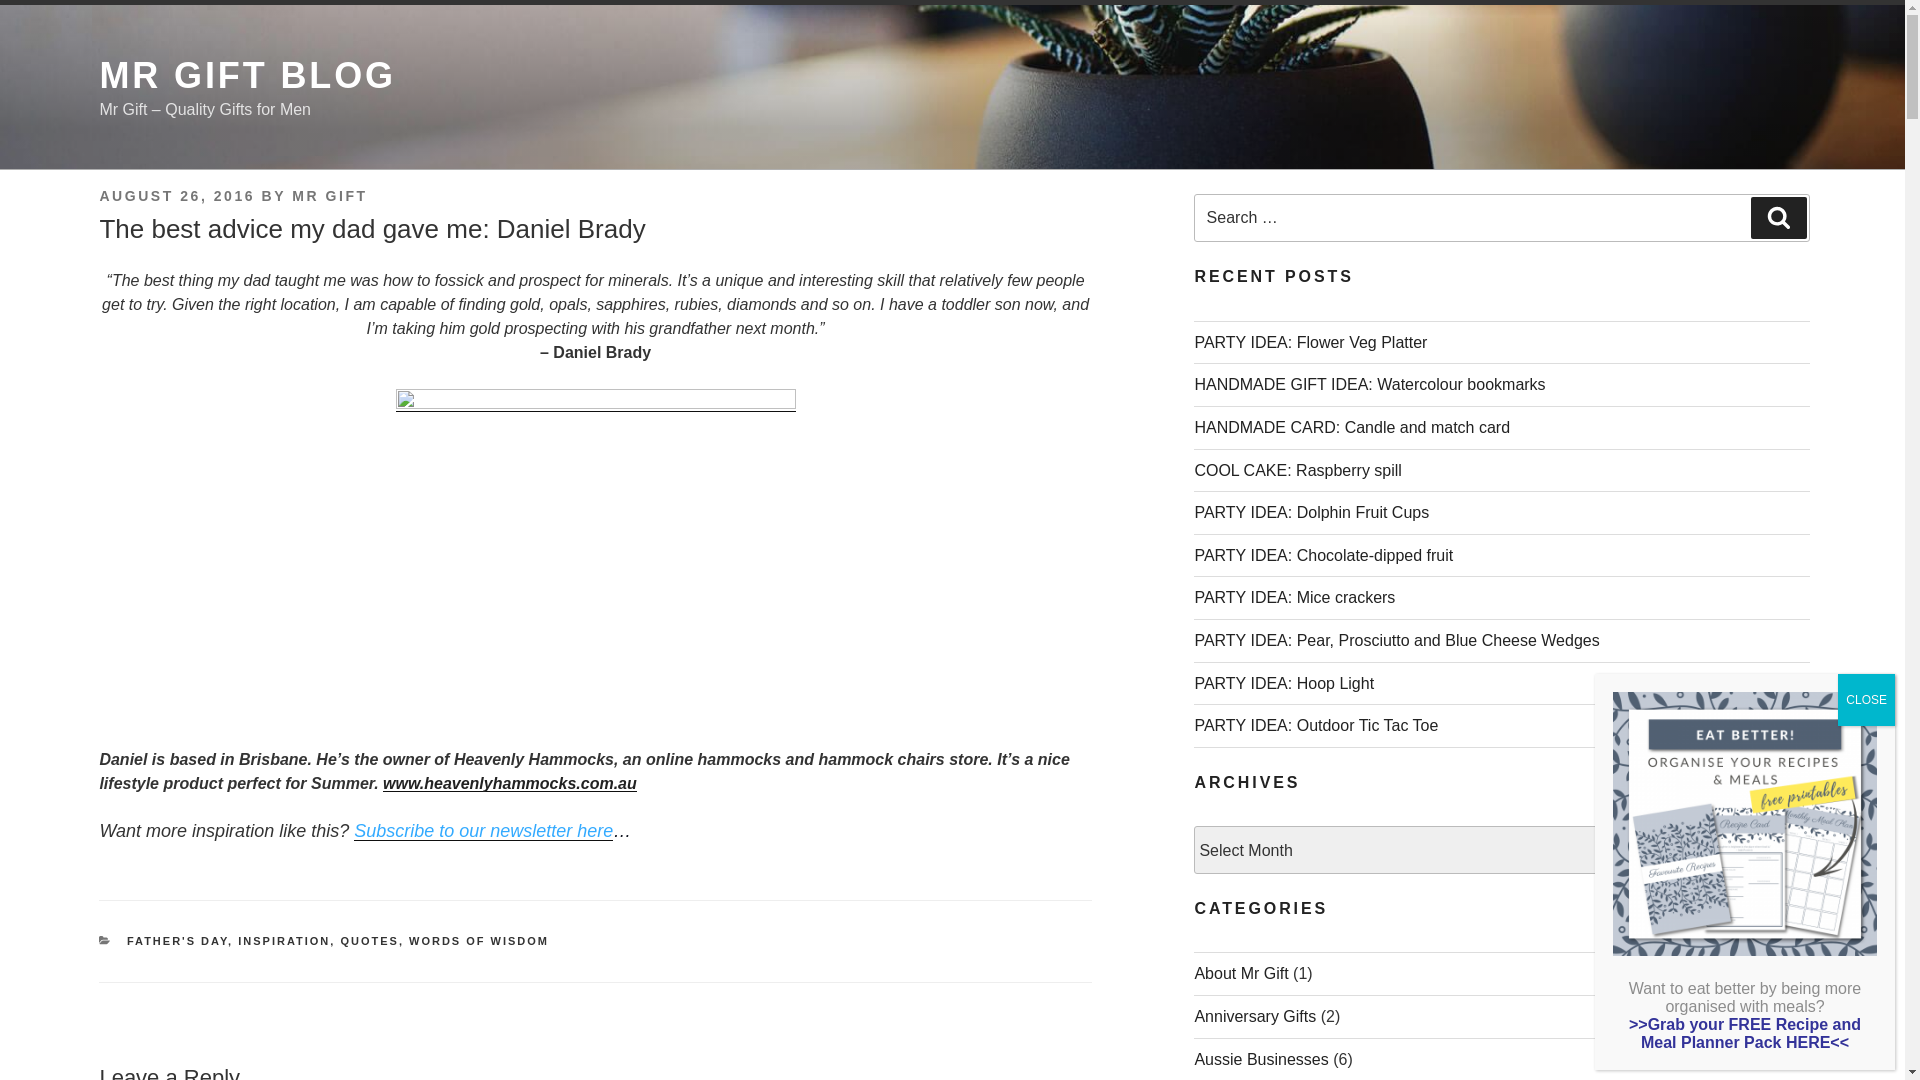 The image size is (1920, 1080). I want to click on 'About Mr Gift', so click(1240, 972).